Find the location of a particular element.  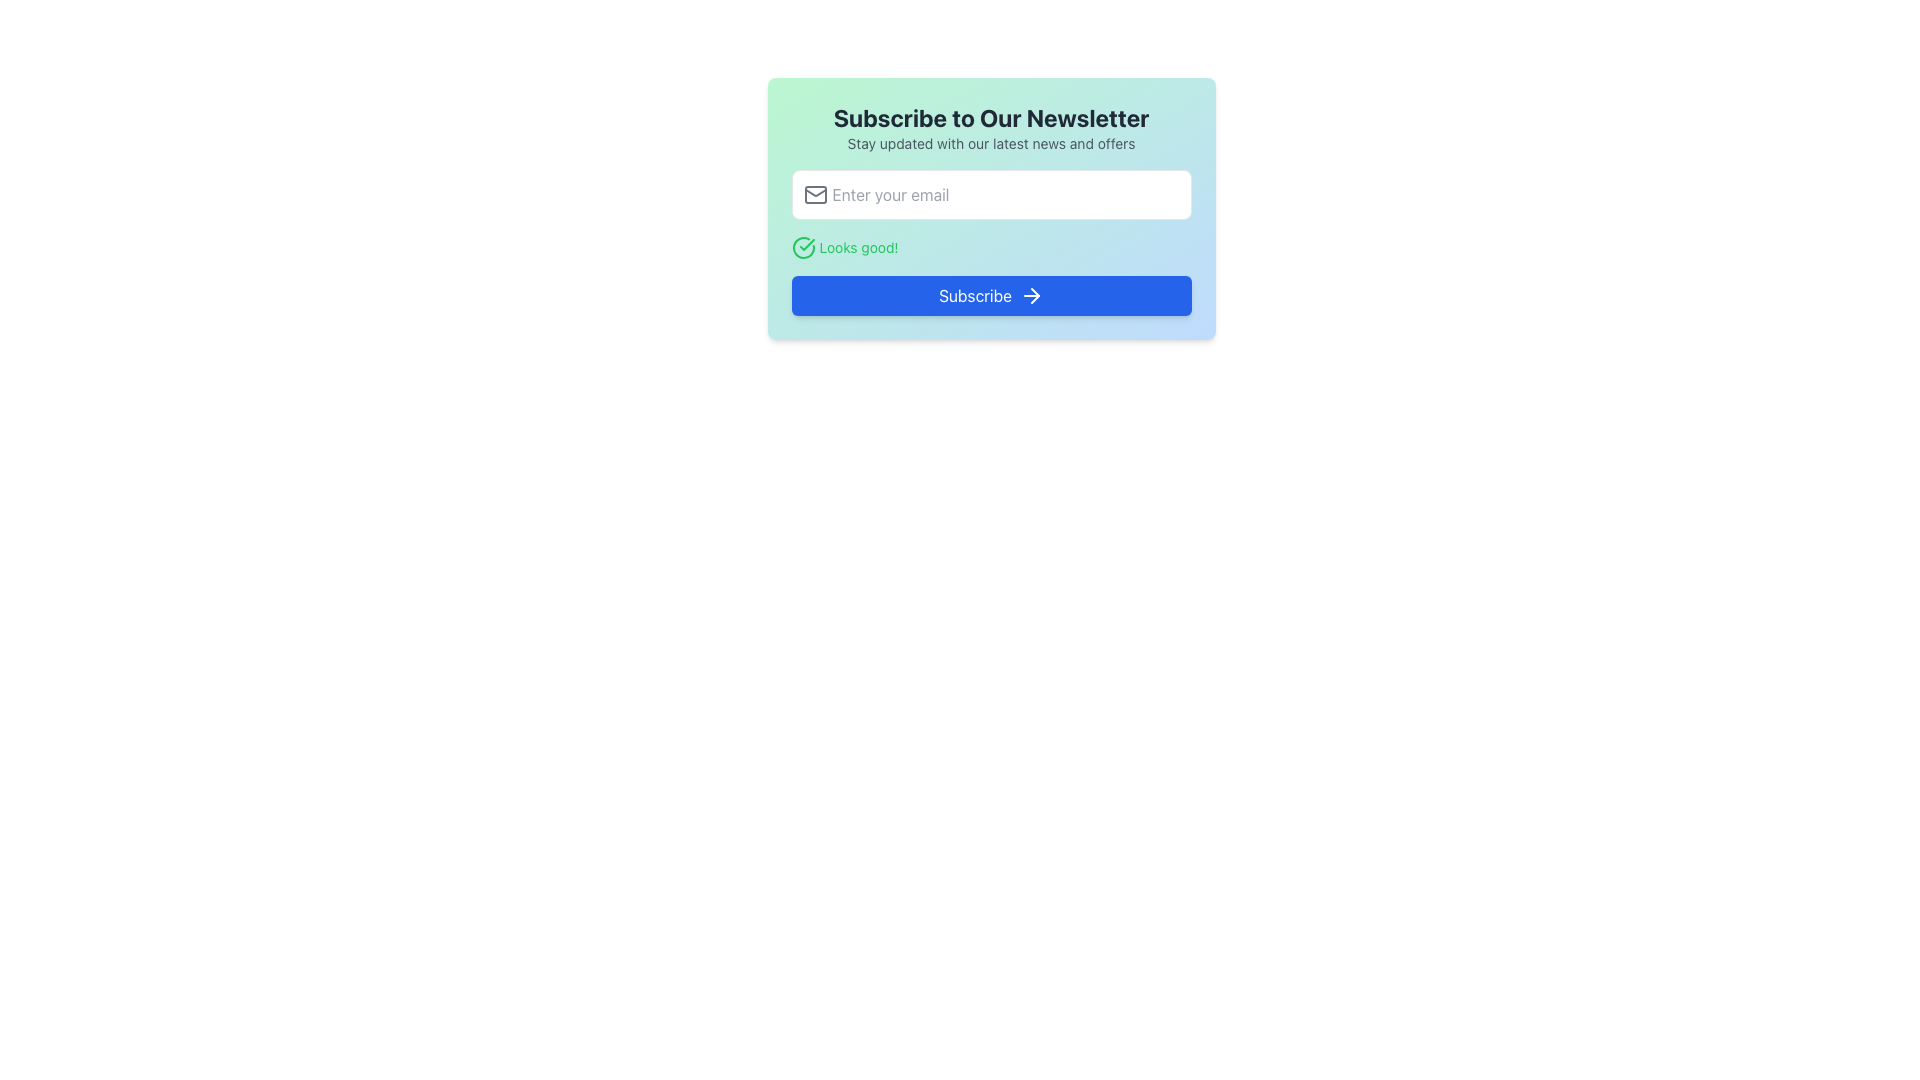

the 'Subscribe' button that contains the chevron SVG element, which visually enhances the button suggesting forward navigation is located at coordinates (1035, 296).